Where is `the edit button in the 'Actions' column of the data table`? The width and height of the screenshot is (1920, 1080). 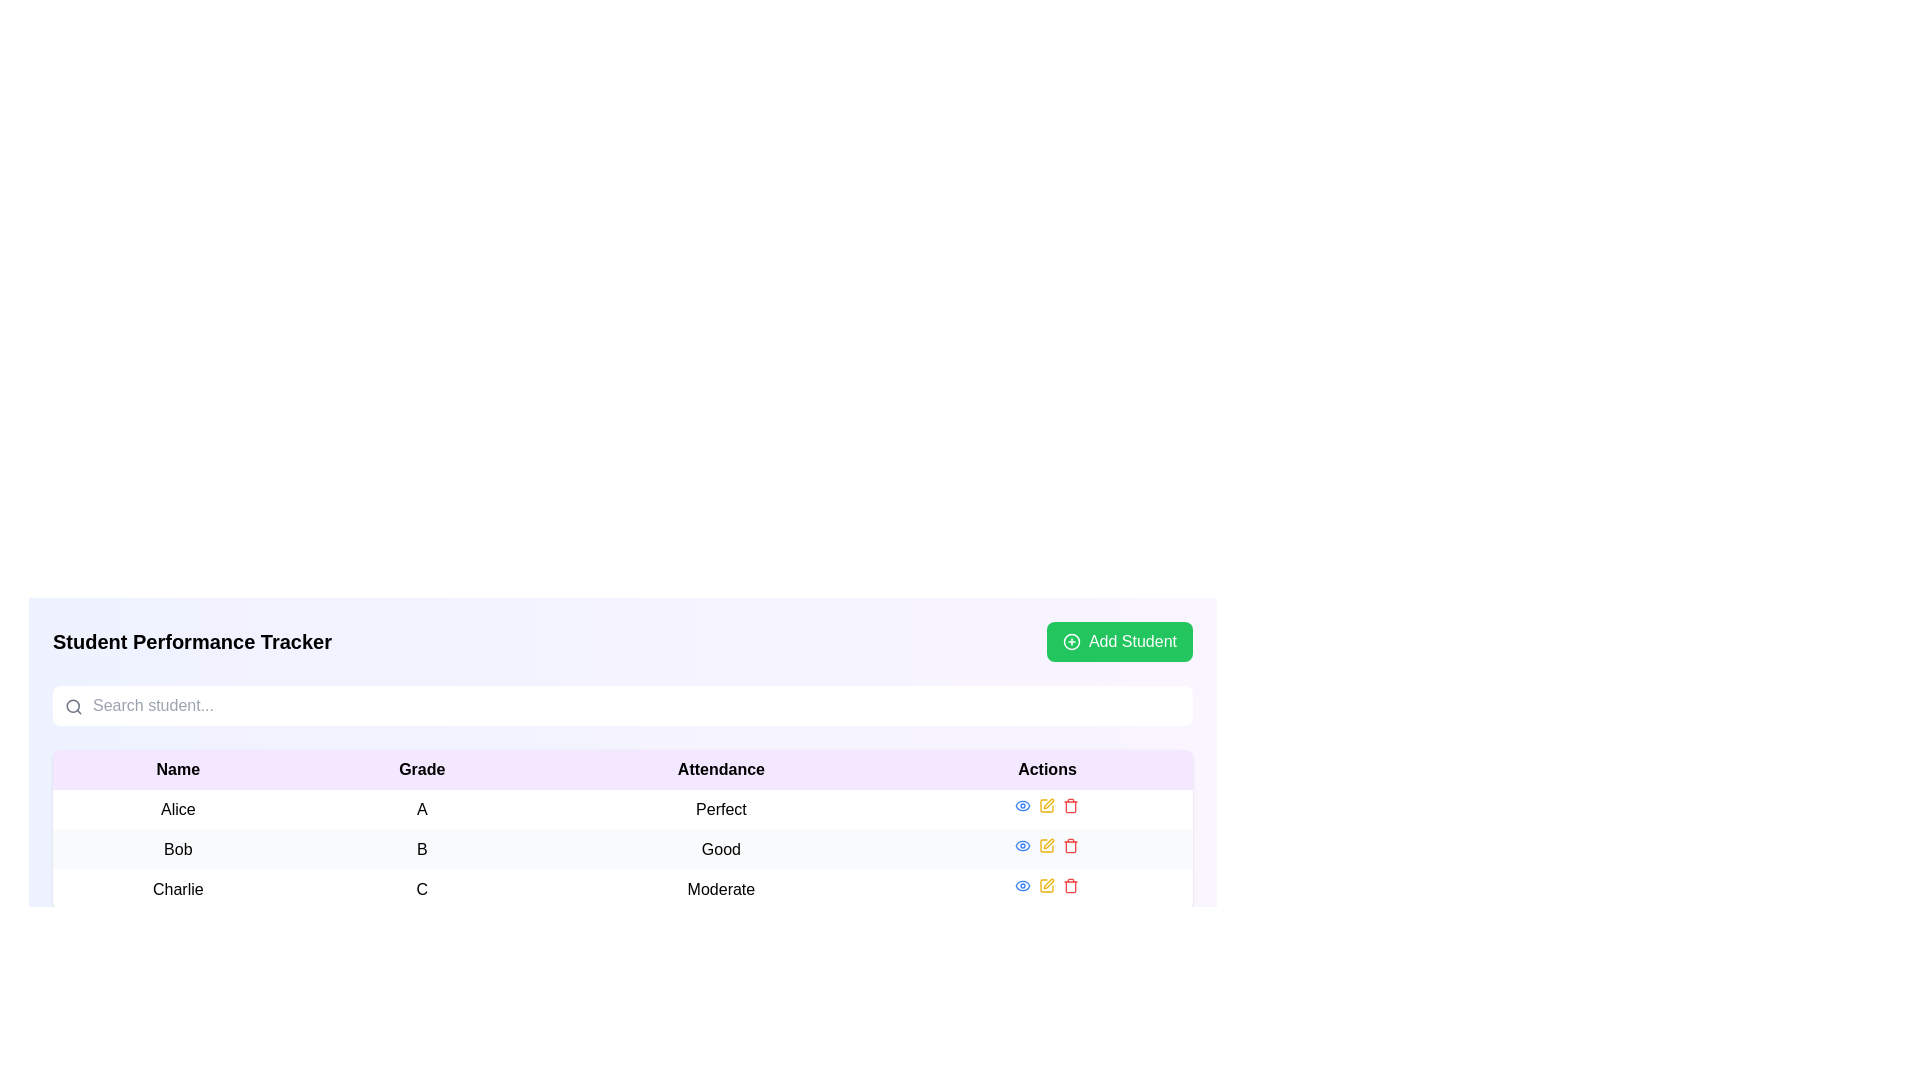 the edit button in the 'Actions' column of the data table is located at coordinates (1046, 805).